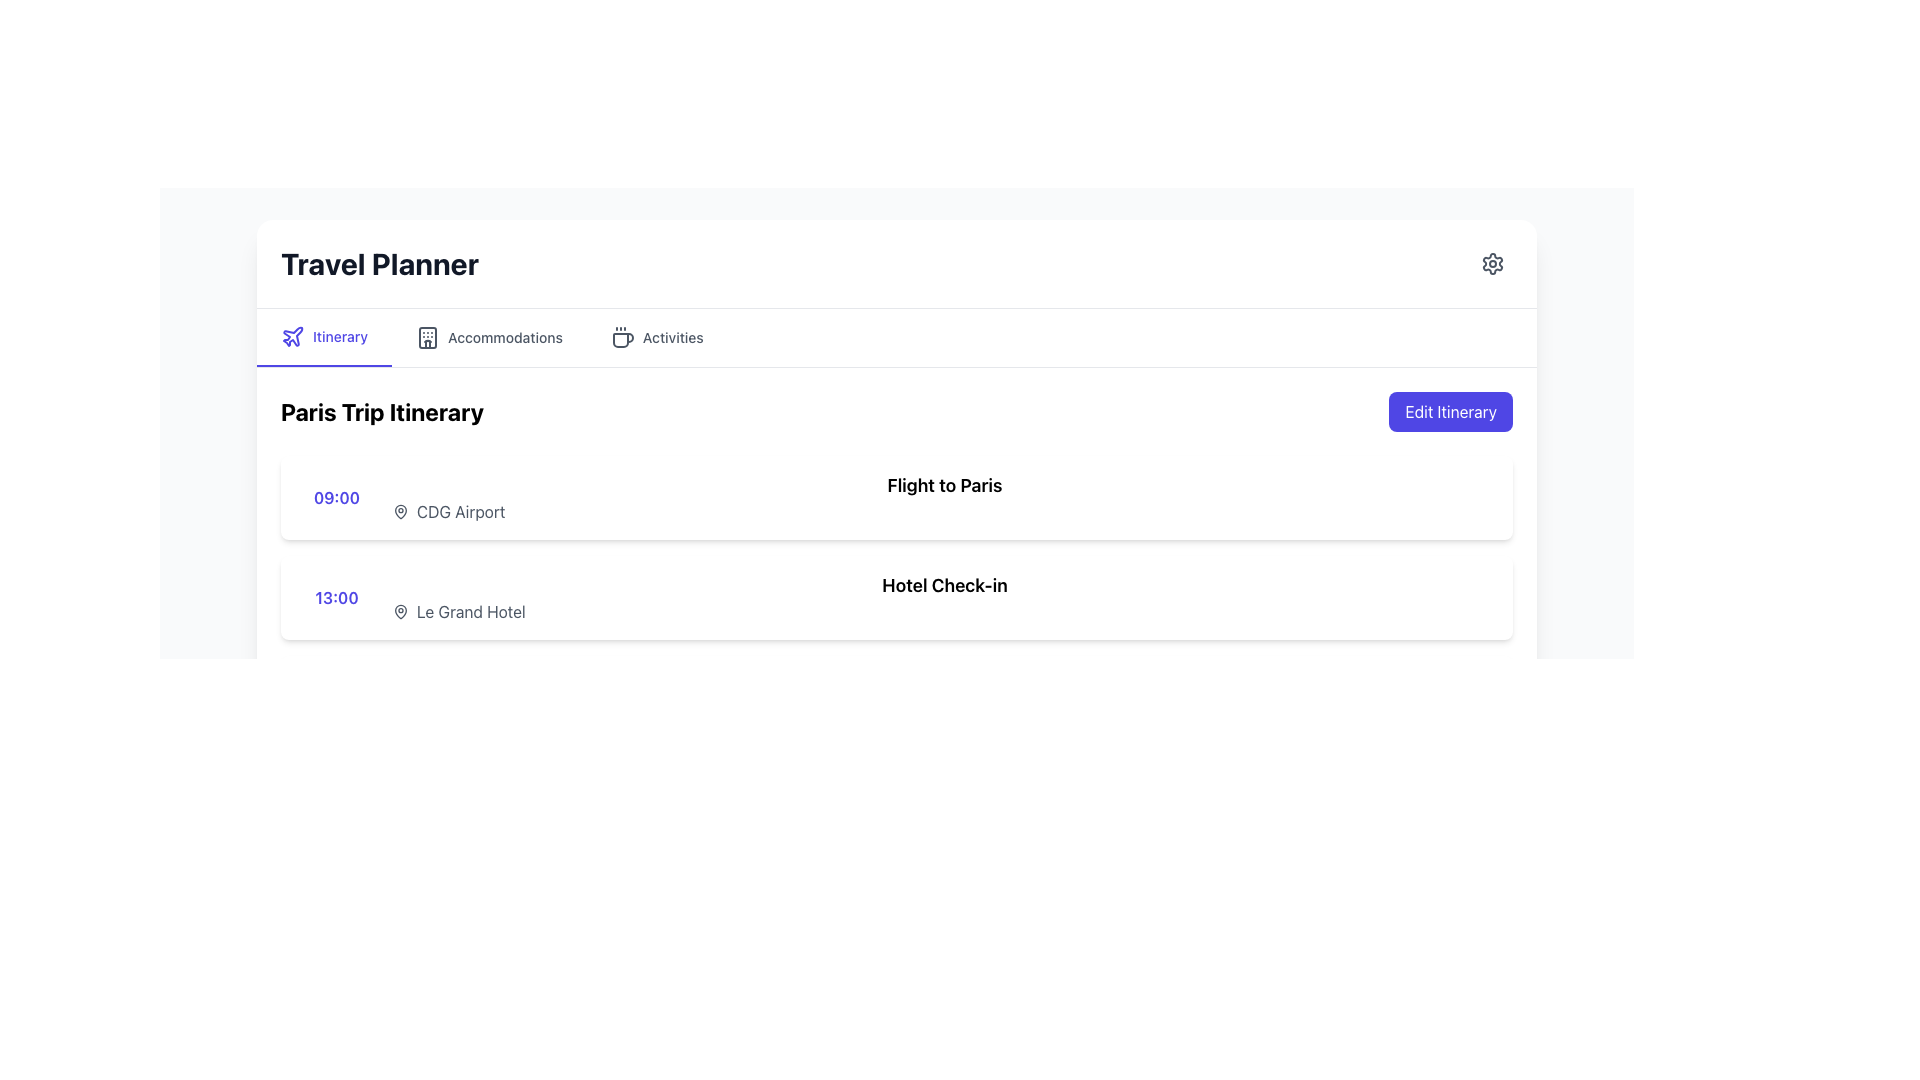  Describe the element at coordinates (944, 596) in the screenshot. I see `the 'Hotel Check-in' text element, which displays the phrase in bold and is located near the center of the content area within a row that starts with '13:00'` at that location.